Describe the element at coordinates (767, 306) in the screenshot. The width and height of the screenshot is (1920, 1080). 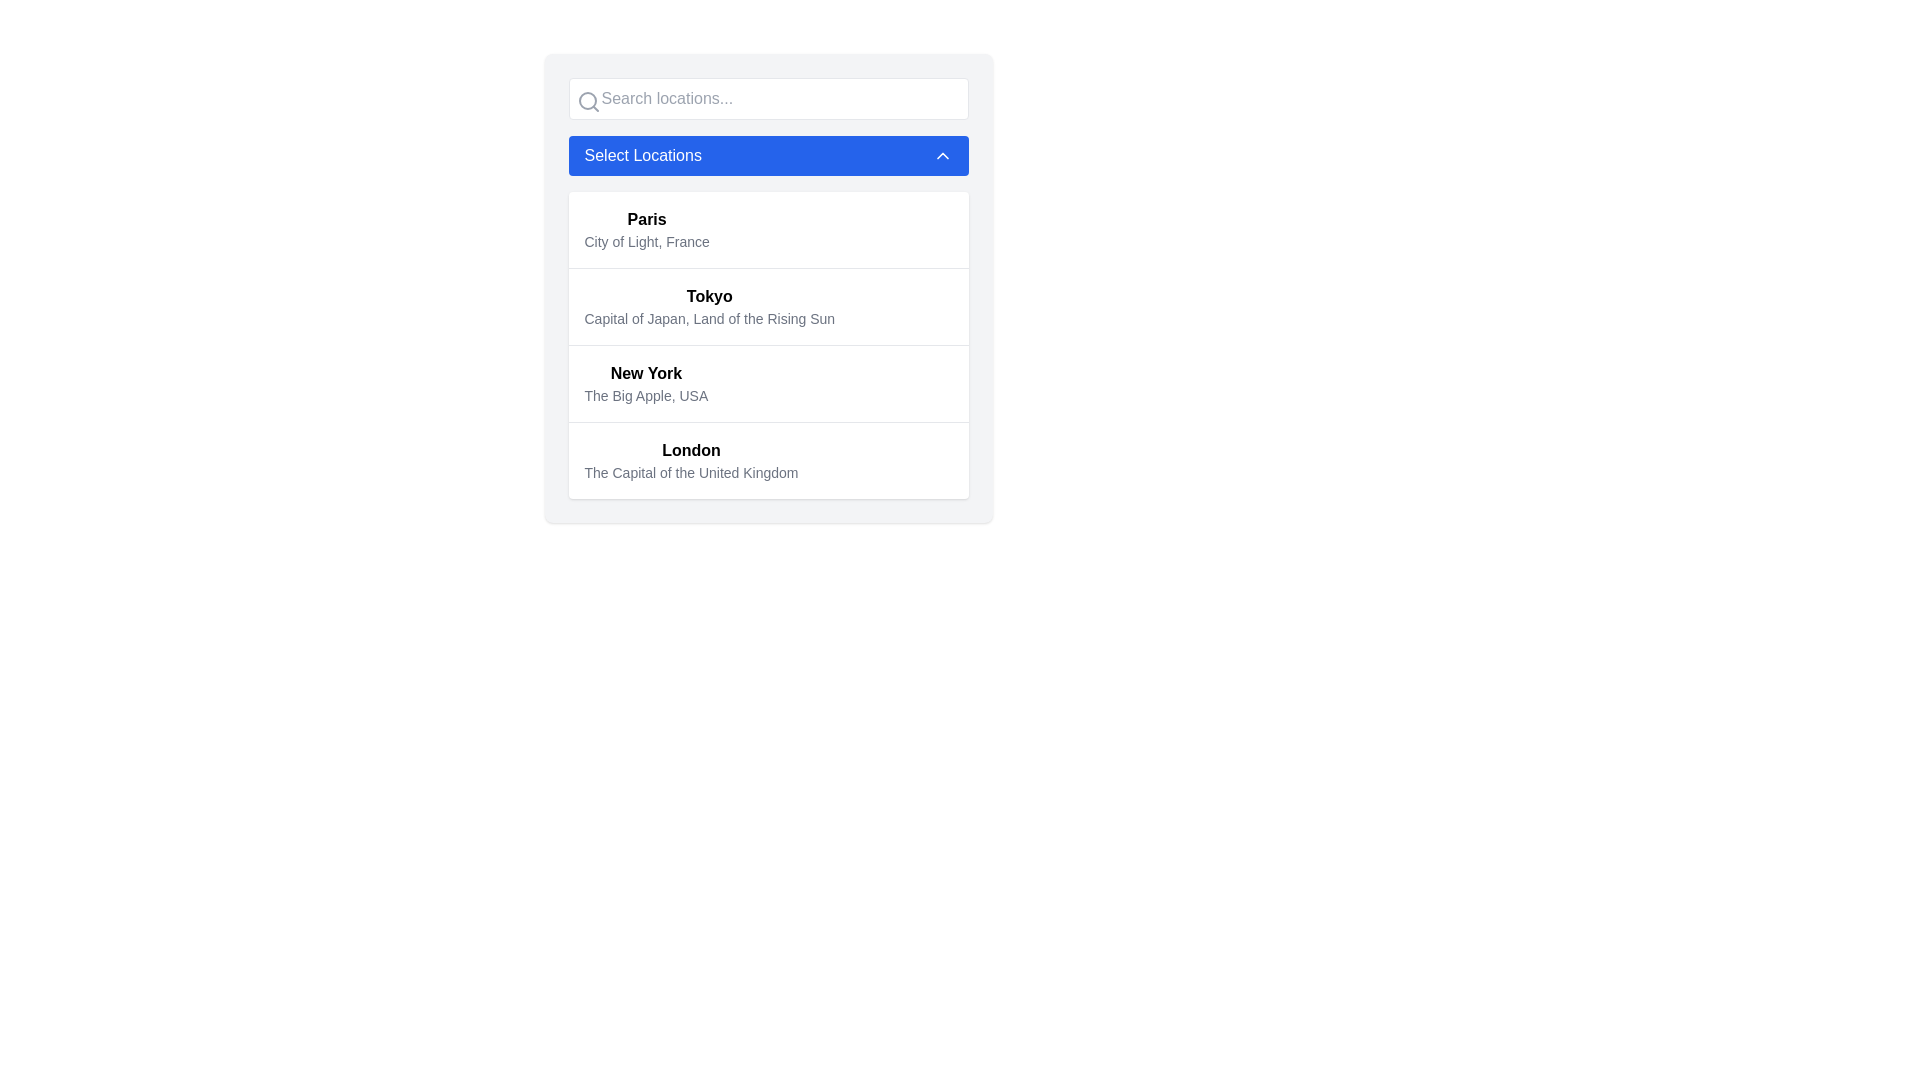
I see `the selectable list item representing 'Tokyo' in the 'Select Locations' component, which is the second option in the list` at that location.